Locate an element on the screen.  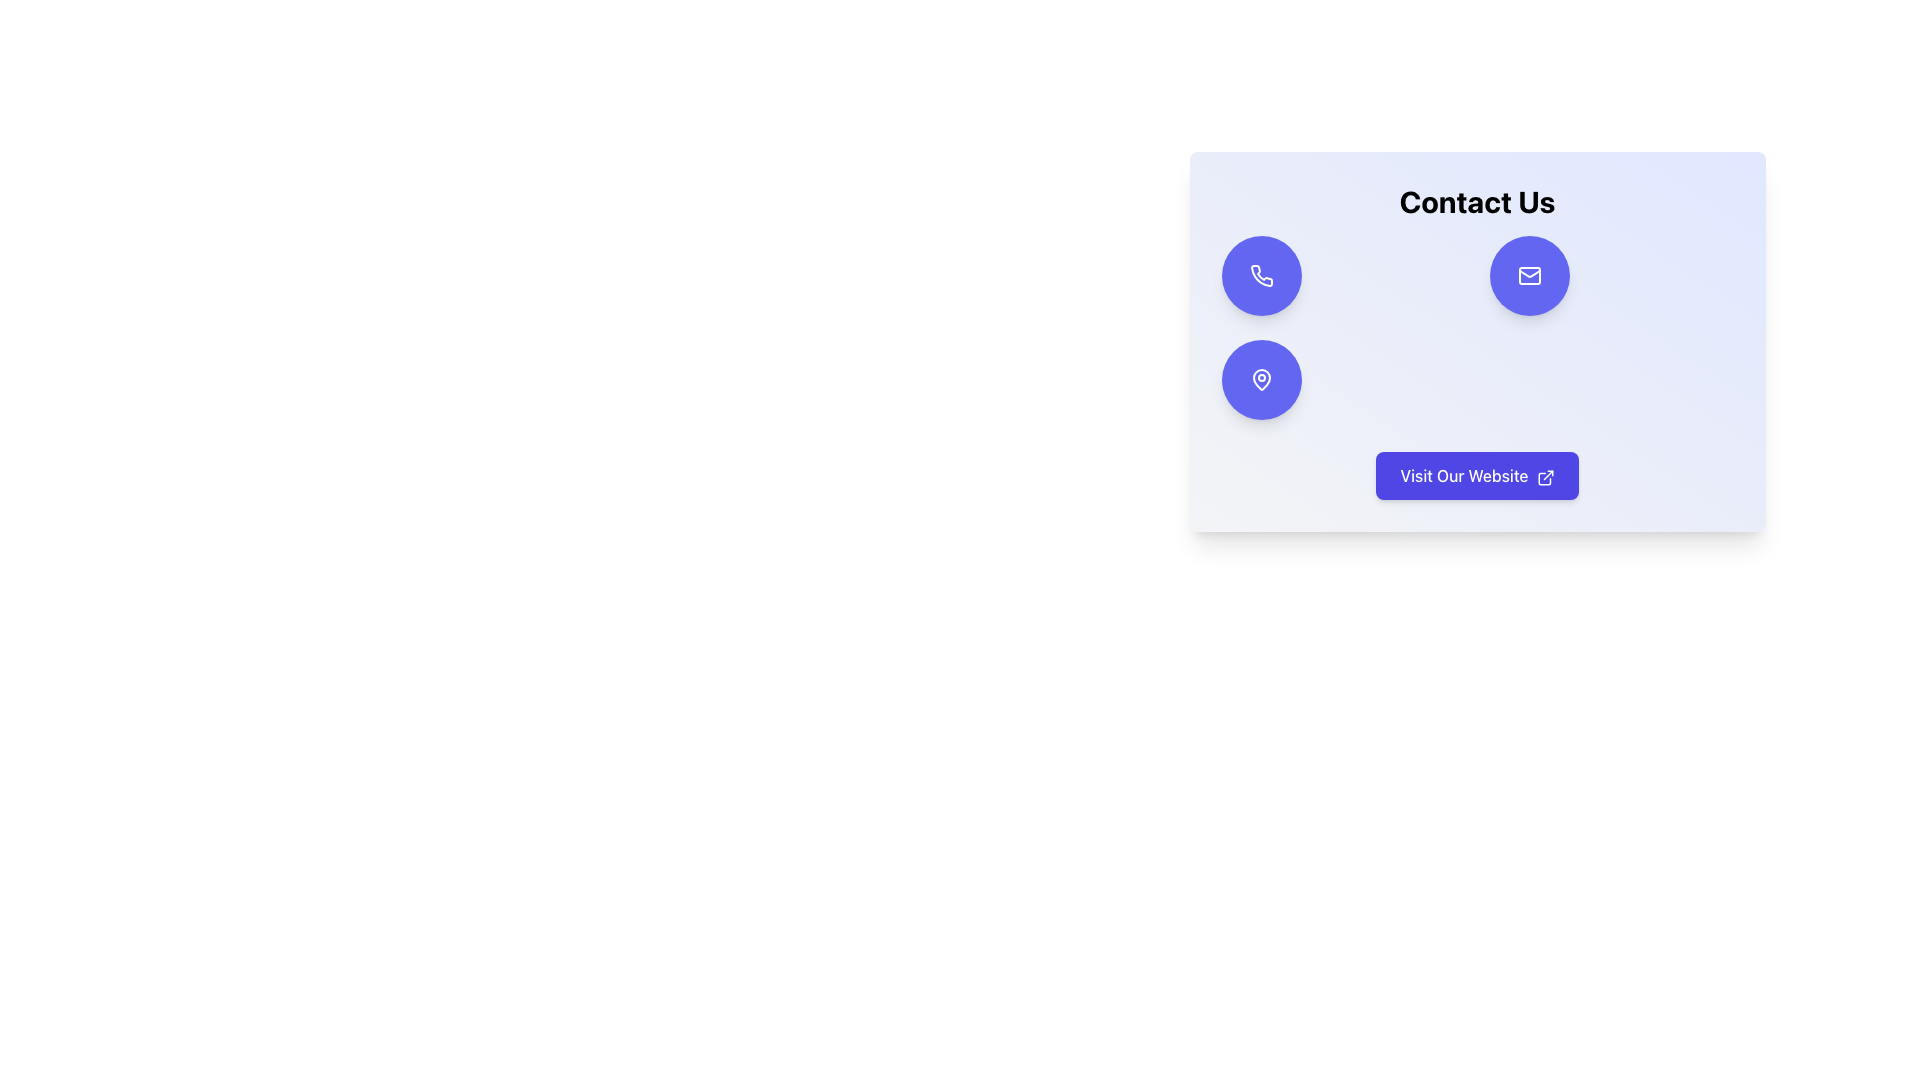
the map pin icon located in the 'Contact Us' section, which is the second circular icon vertically arranged between the phone icon above and the email icon below is located at coordinates (1260, 380).